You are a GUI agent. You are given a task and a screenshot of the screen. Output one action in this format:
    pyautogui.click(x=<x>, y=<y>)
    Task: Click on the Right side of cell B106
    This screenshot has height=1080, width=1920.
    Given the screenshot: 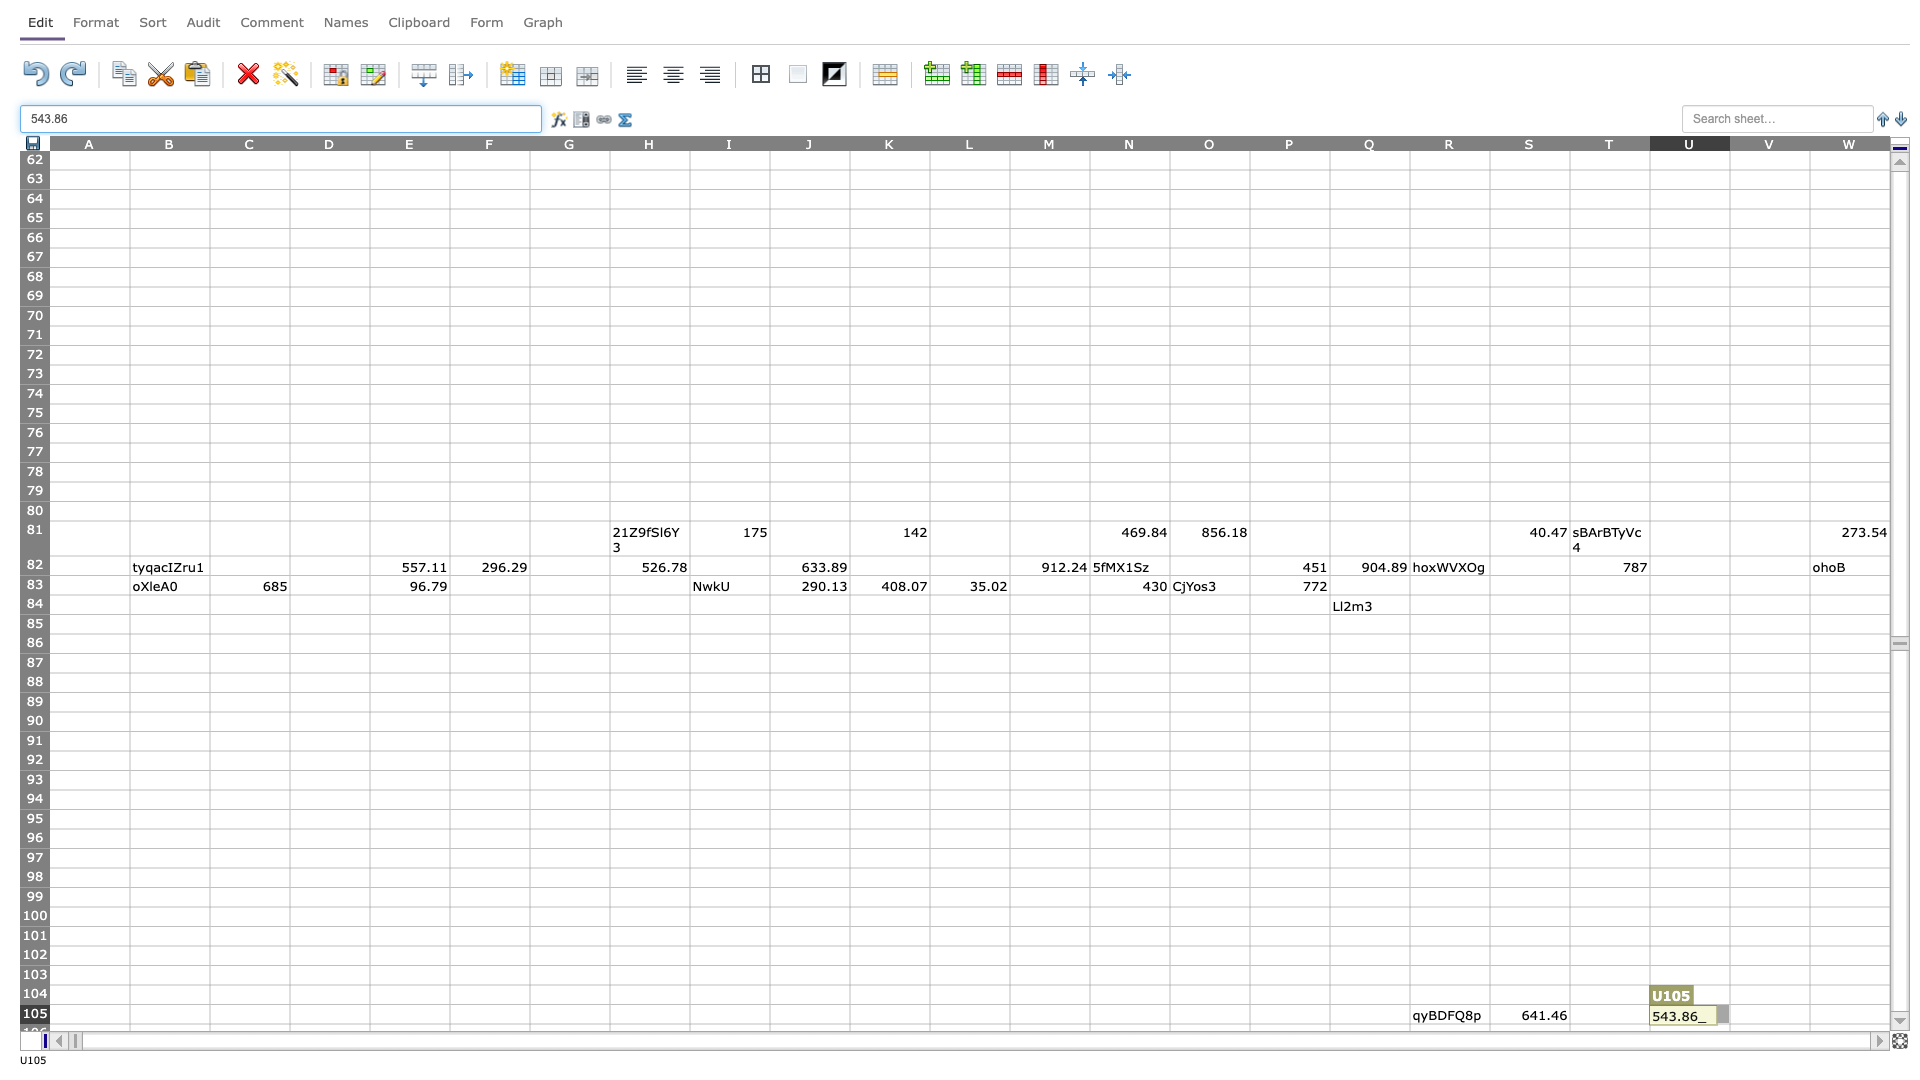 What is the action you would take?
    pyautogui.click(x=210, y=1033)
    